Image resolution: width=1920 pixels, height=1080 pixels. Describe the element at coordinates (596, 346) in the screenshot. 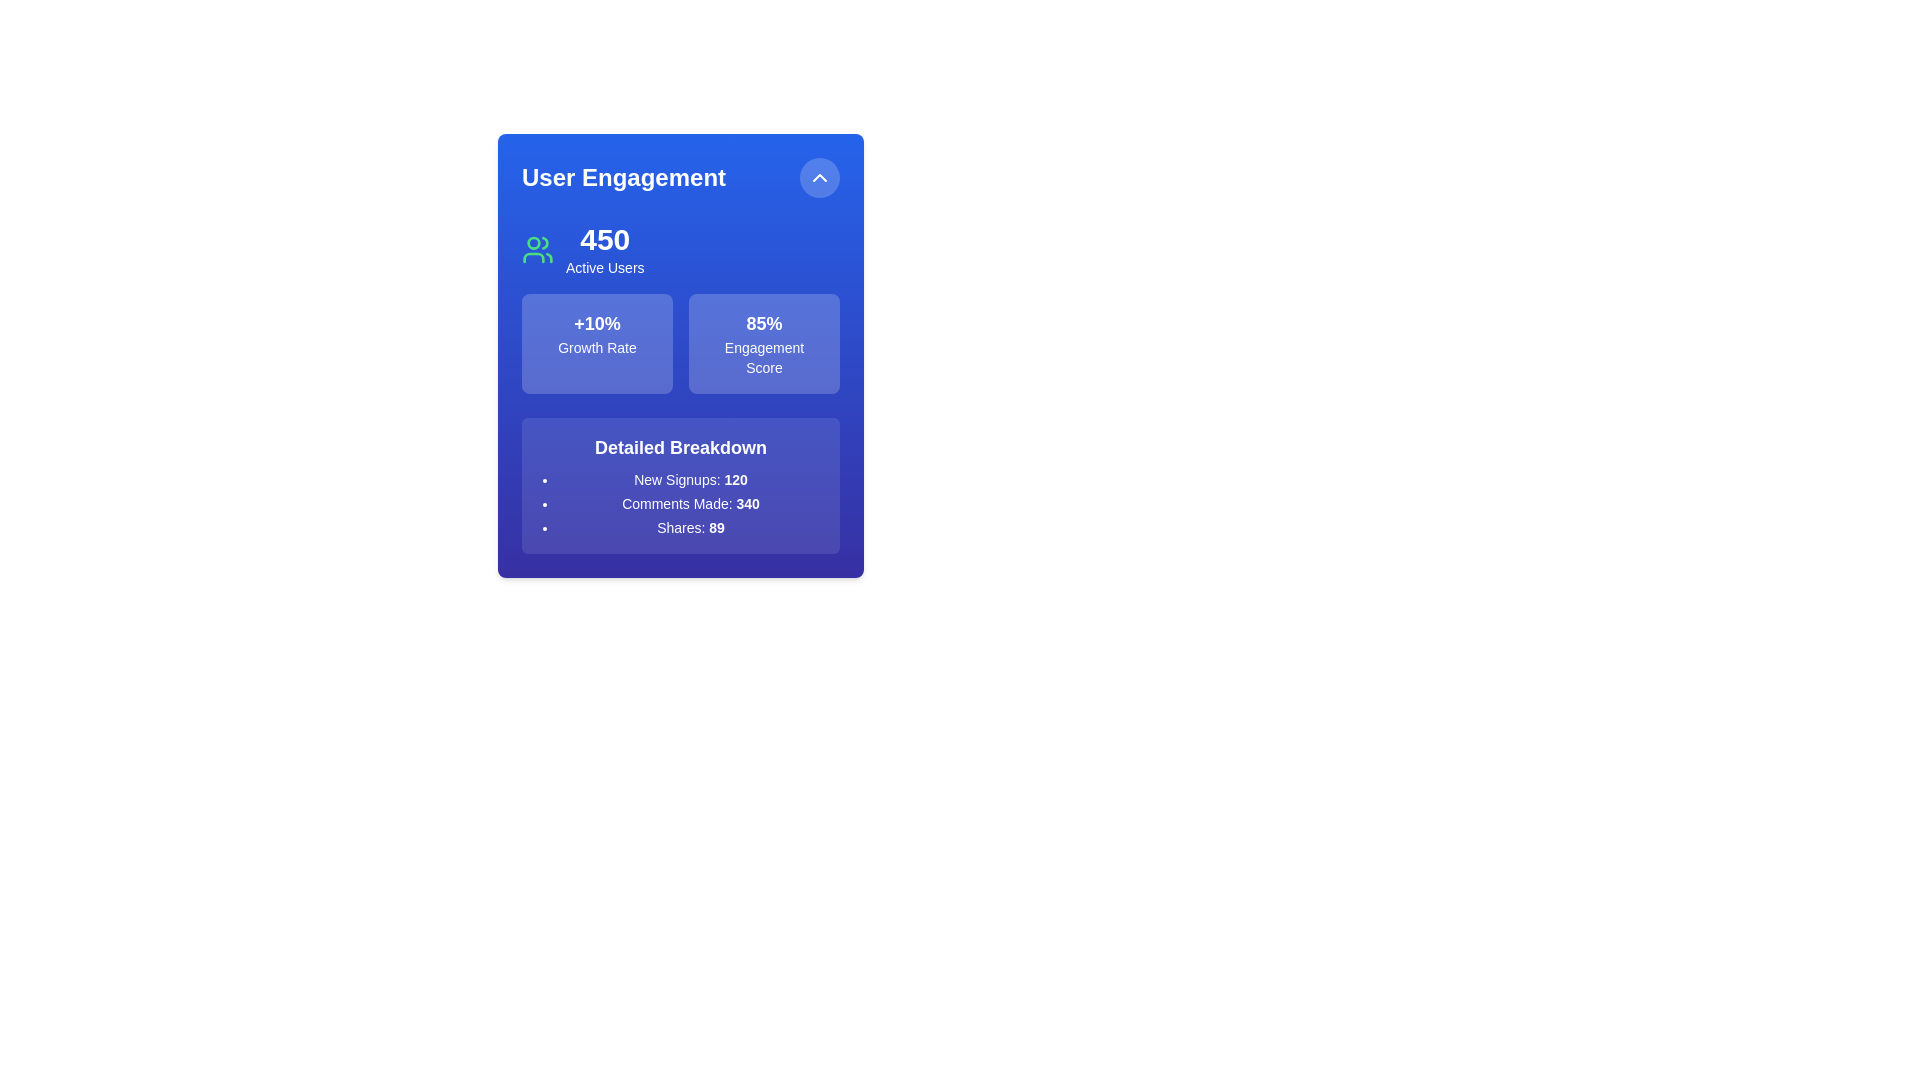

I see `the static text label displaying 'Growth Rate', which is located below the '+10%' percentage on a rounded rectangular card in the center-left region of the interface` at that location.